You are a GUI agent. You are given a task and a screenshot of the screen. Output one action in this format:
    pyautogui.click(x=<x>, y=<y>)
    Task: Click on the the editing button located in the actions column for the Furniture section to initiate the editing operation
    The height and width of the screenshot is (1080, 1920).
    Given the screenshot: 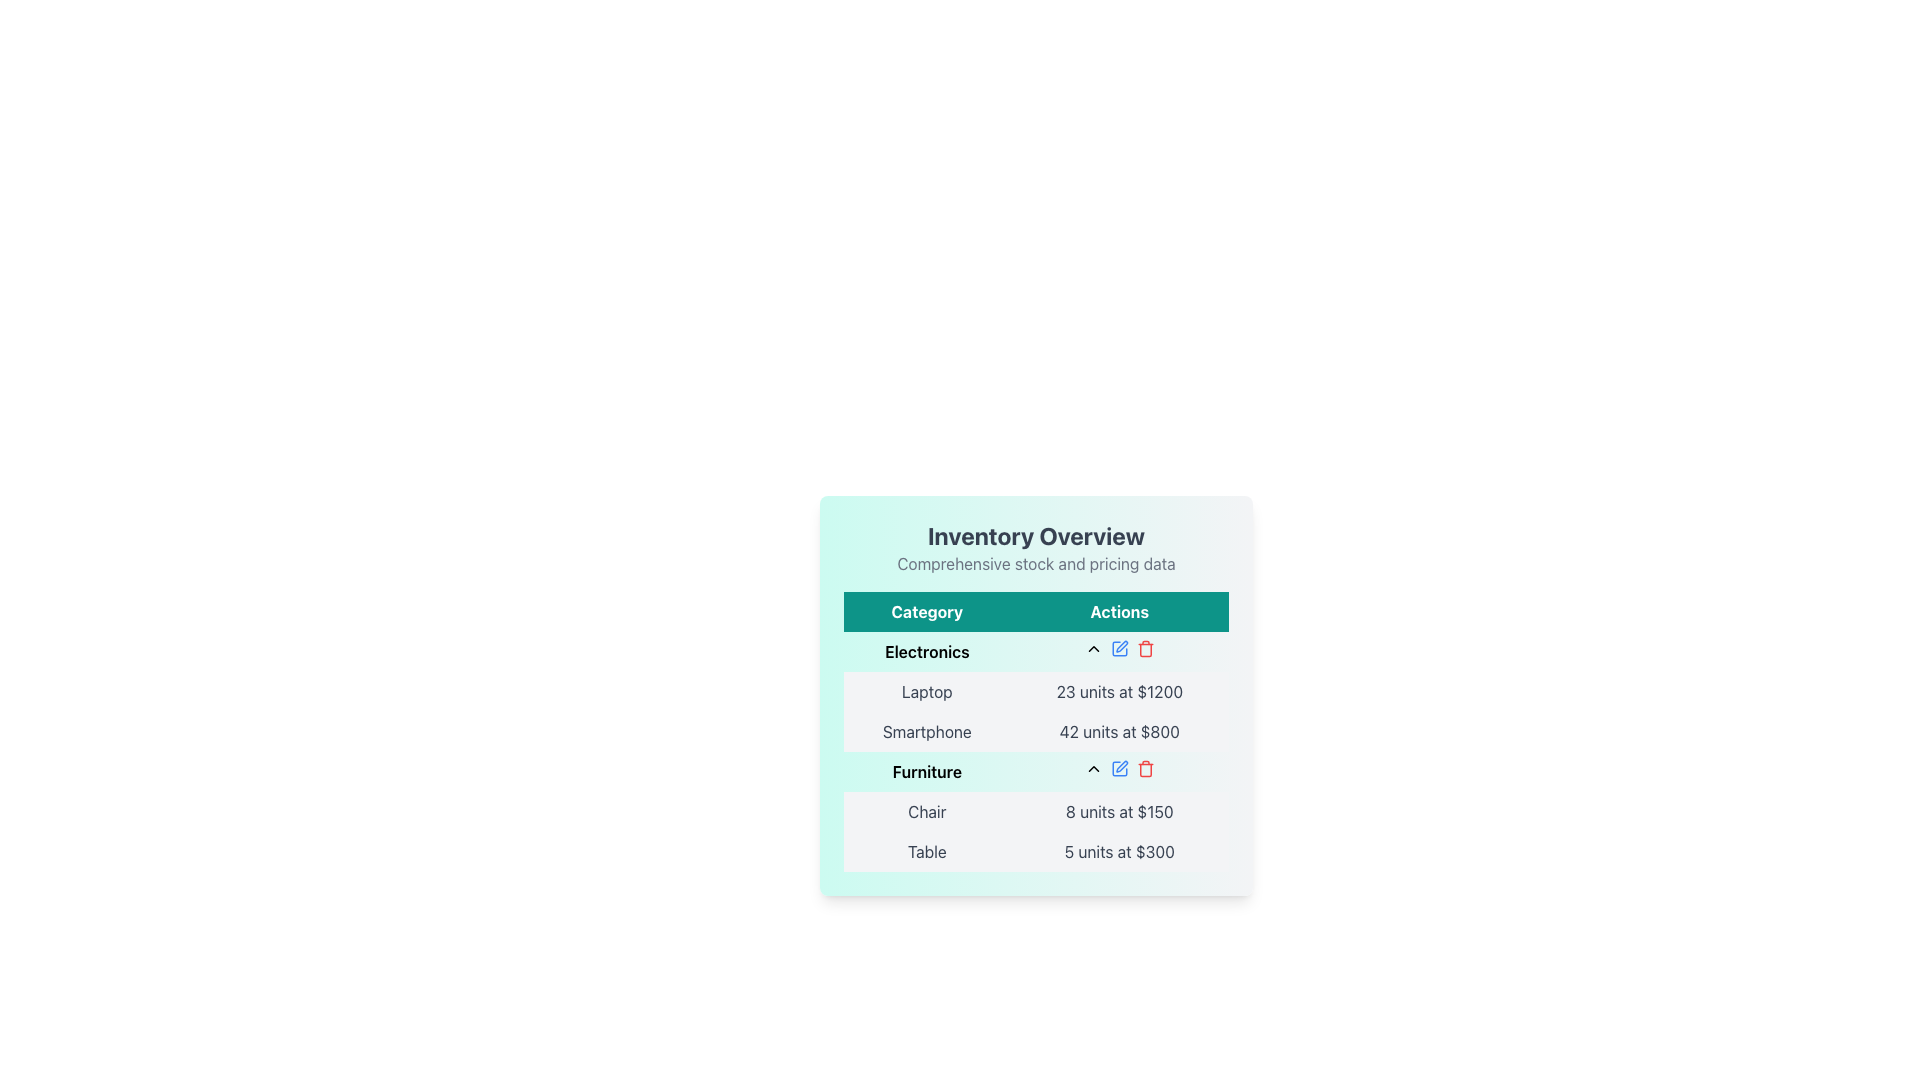 What is the action you would take?
    pyautogui.click(x=1118, y=767)
    